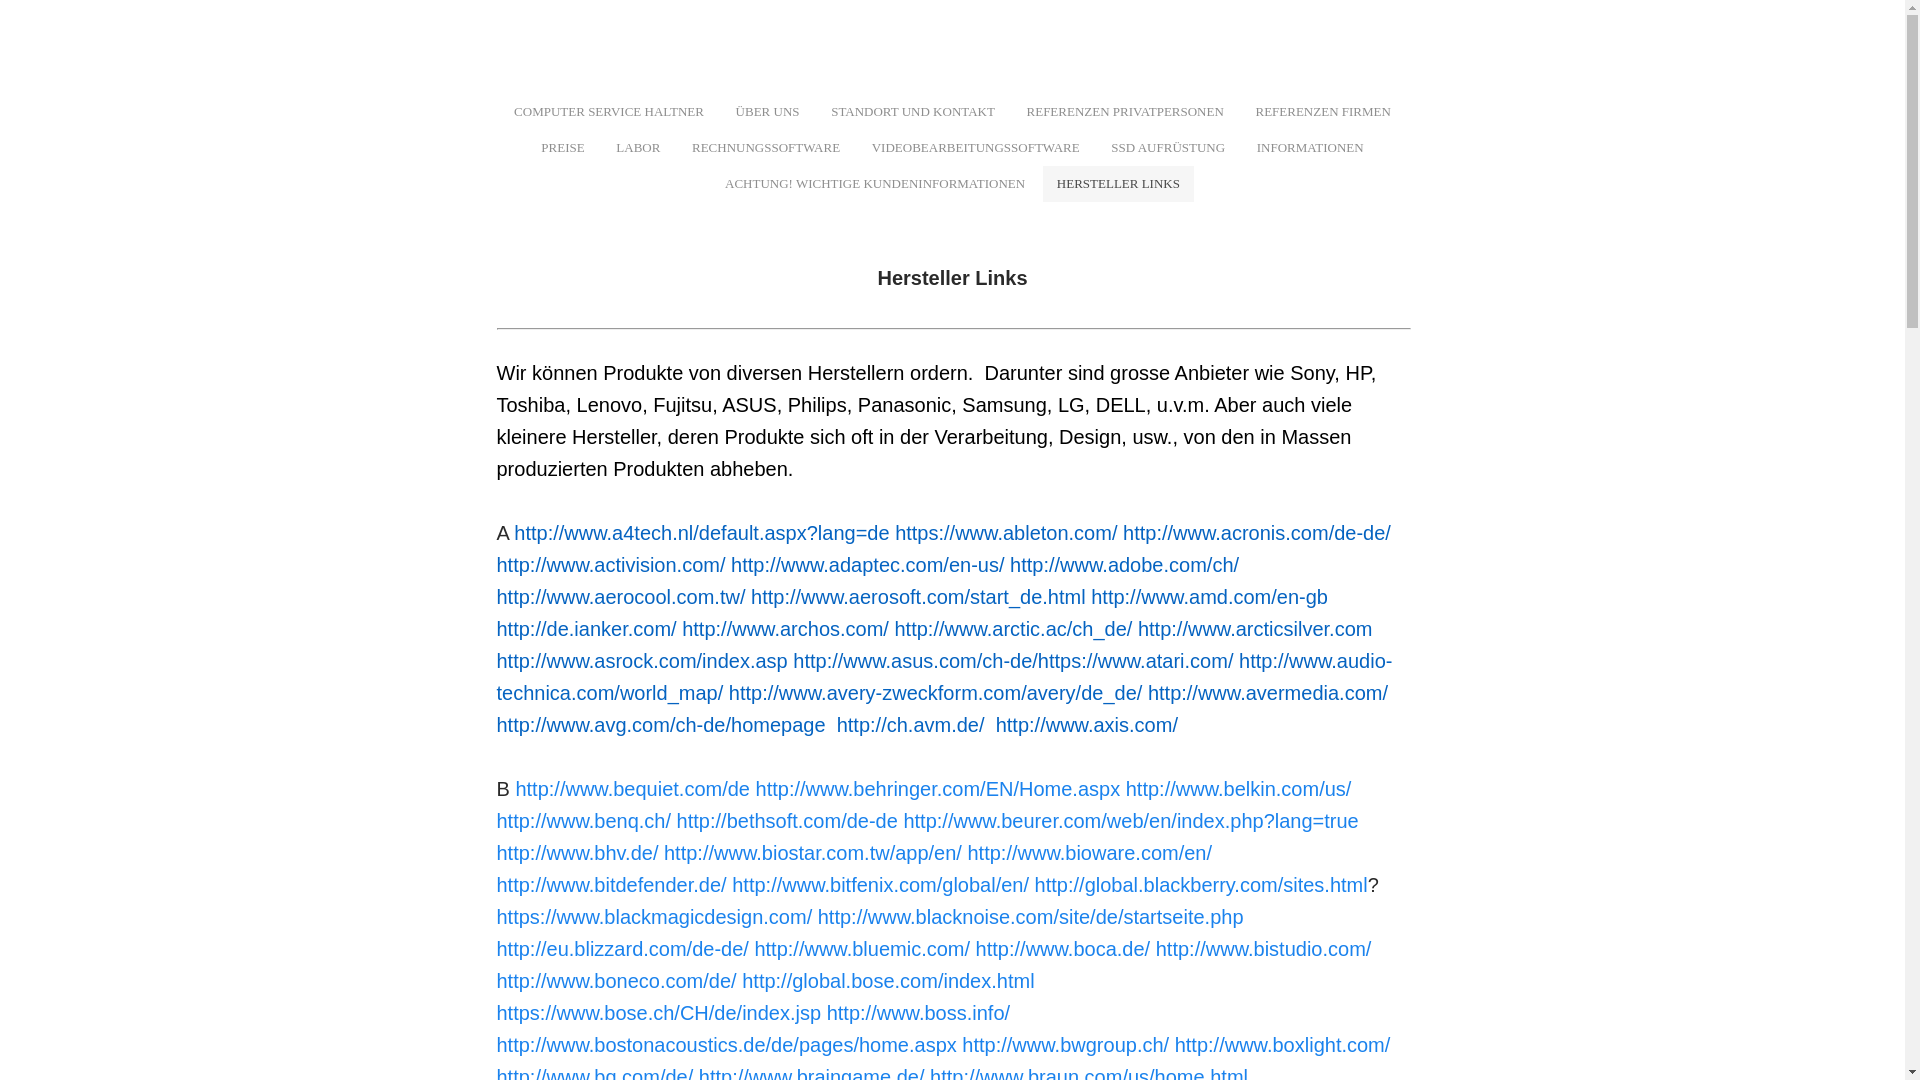 The width and height of the screenshot is (1920, 1080). I want to click on 'http://www.belkin.com/us/', so click(1237, 788).